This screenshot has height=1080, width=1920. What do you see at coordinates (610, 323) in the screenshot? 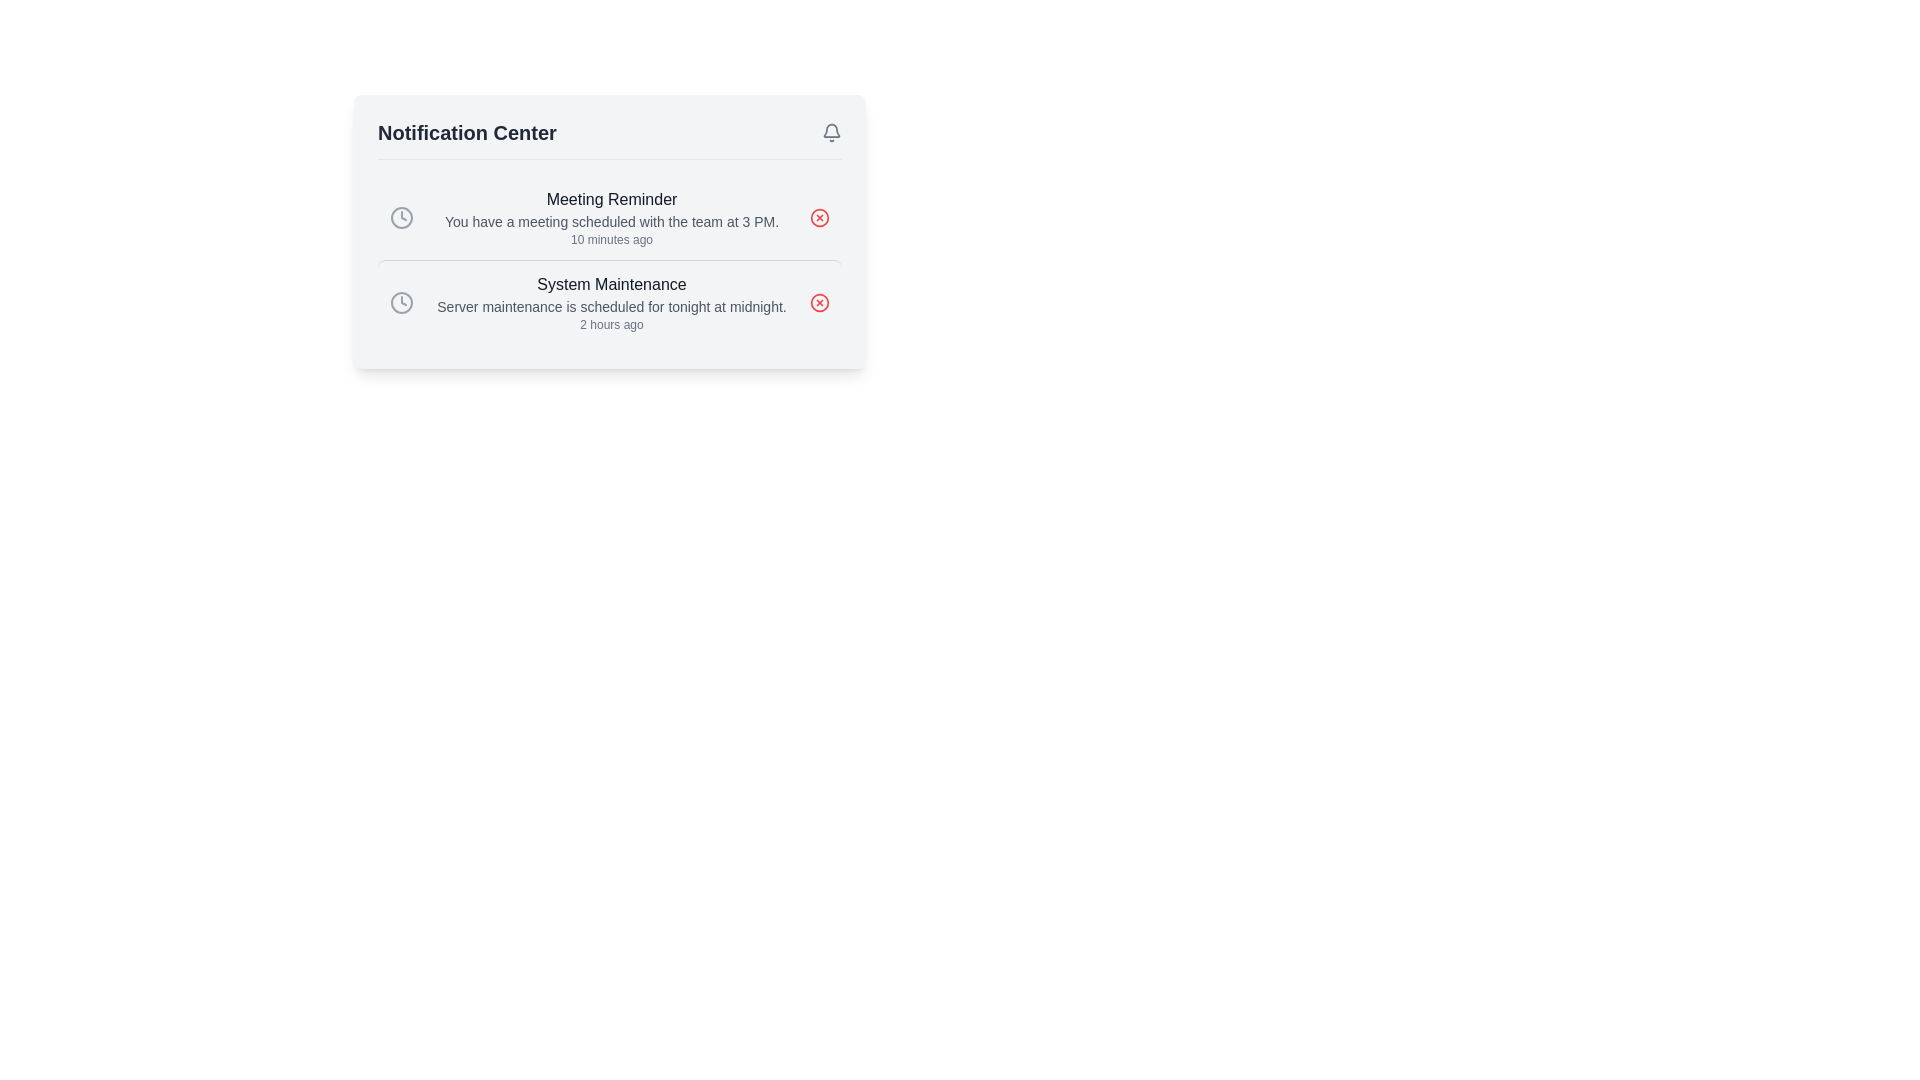
I see `the timestamp text '2 hours ago' located within the 'System Maintenance' notification card, which is positioned below the main message about server maintenance` at bounding box center [610, 323].